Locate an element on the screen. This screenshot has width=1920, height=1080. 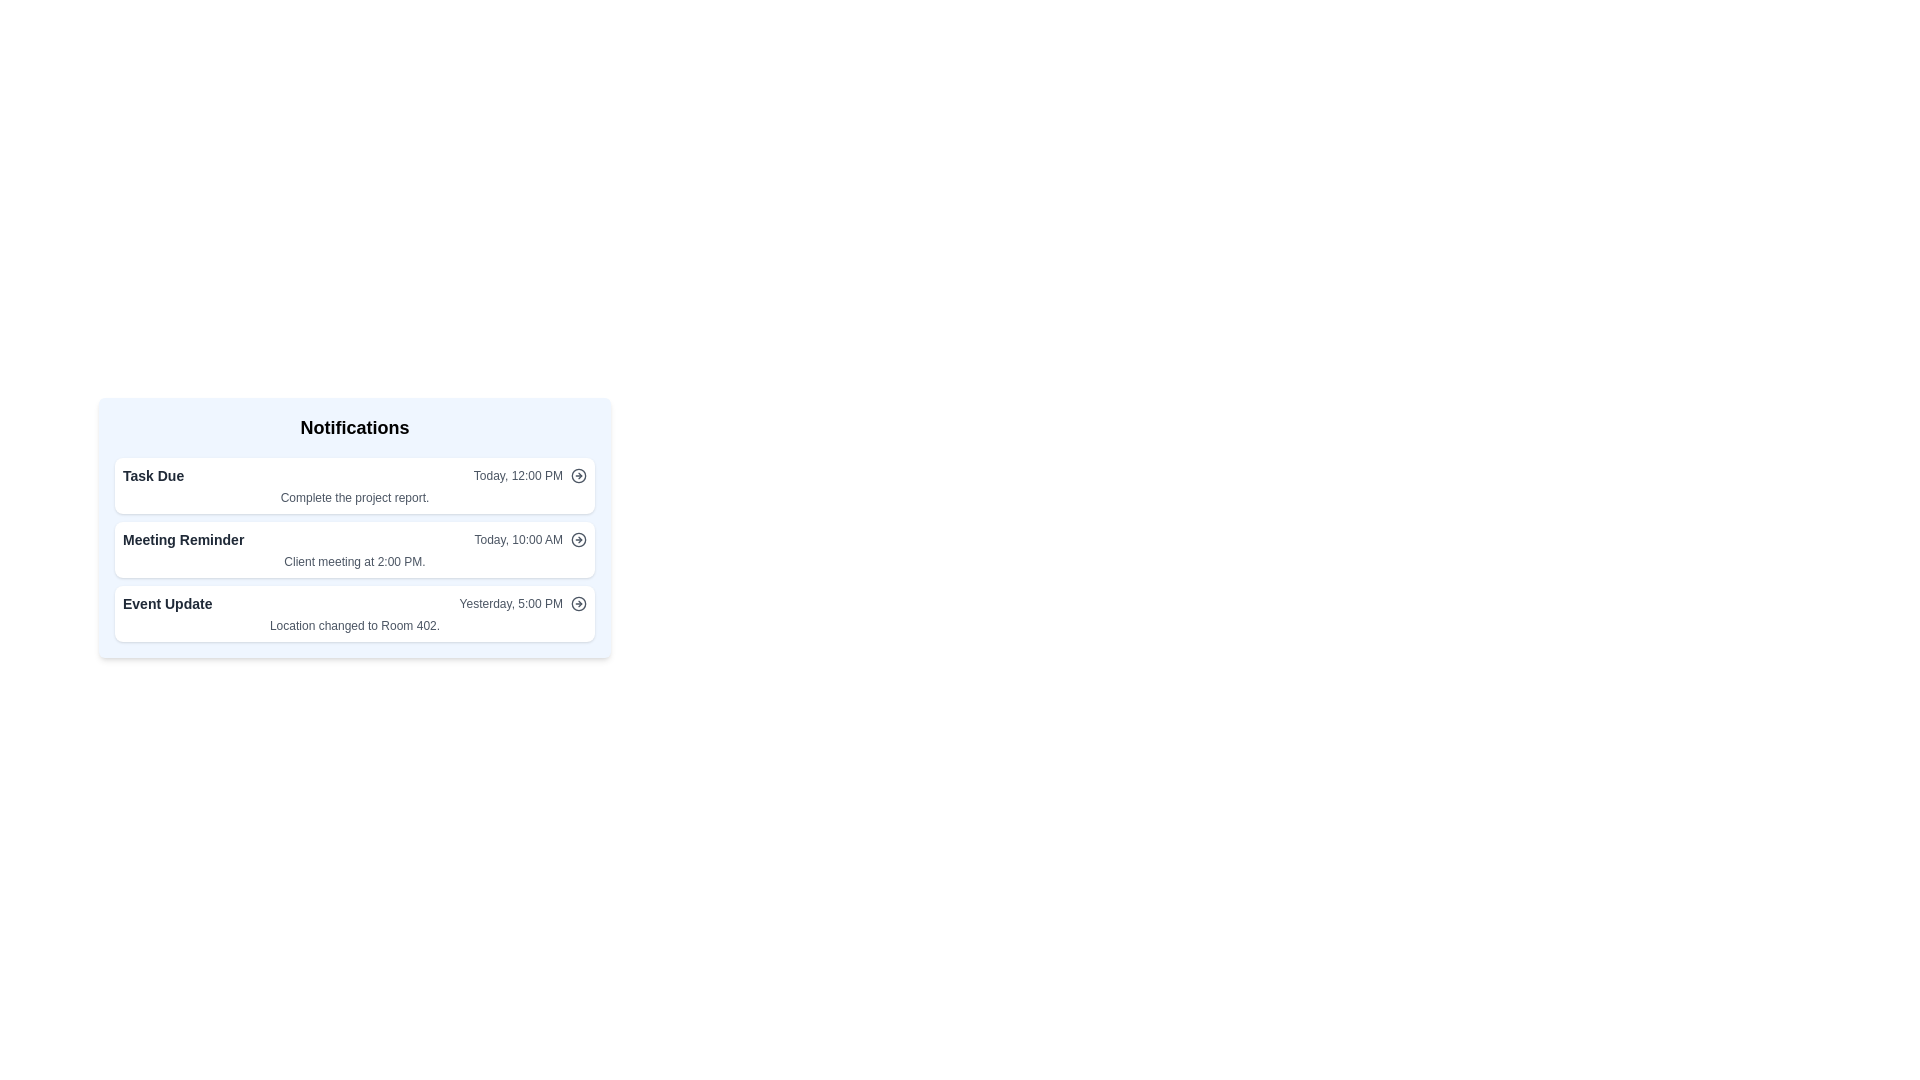
the static text label indicating the time associated with the 'Meeting Reminder' notification, located in the upper-right section of the notification area, just to the left of an arrow icon is located at coordinates (518, 540).